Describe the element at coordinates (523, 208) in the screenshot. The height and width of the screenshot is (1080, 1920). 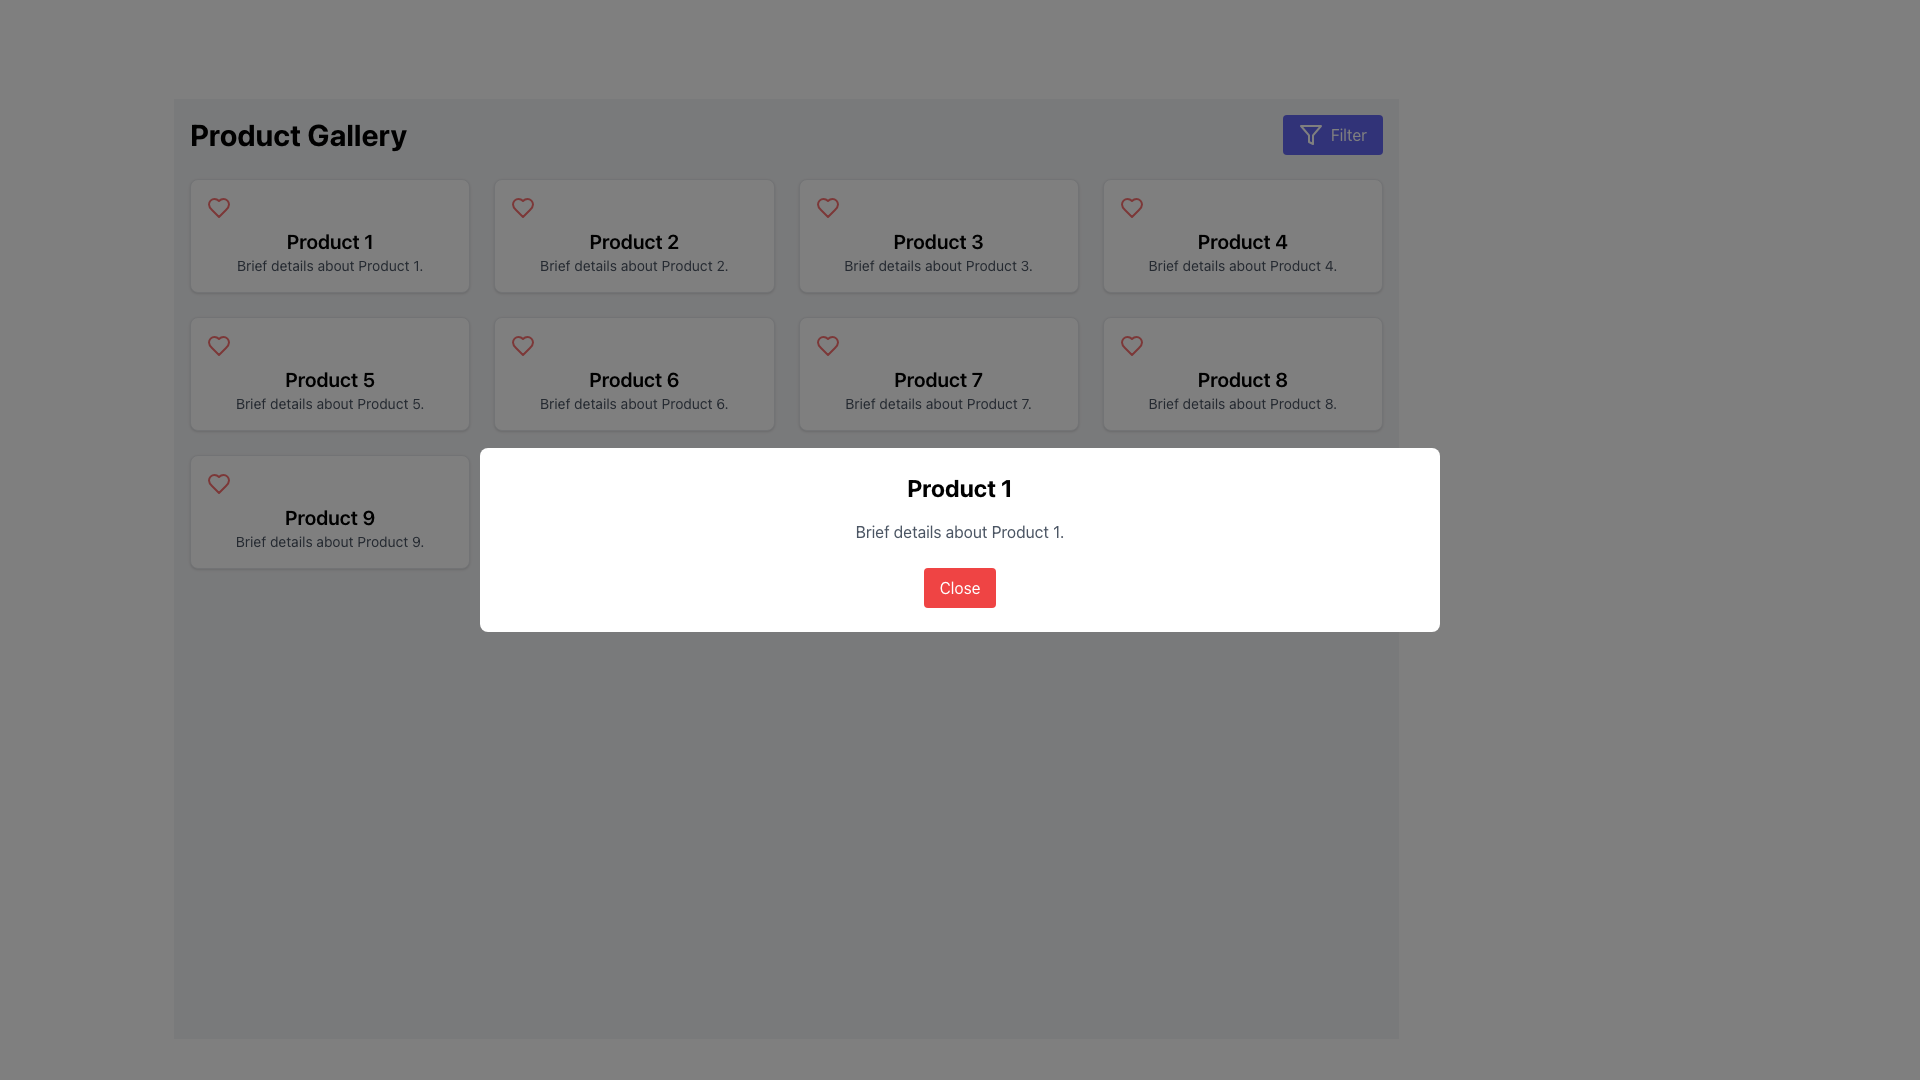
I see `the 'like' or 'favorite' icon button located in the top-left corner of the card for 'Product 2'` at that location.